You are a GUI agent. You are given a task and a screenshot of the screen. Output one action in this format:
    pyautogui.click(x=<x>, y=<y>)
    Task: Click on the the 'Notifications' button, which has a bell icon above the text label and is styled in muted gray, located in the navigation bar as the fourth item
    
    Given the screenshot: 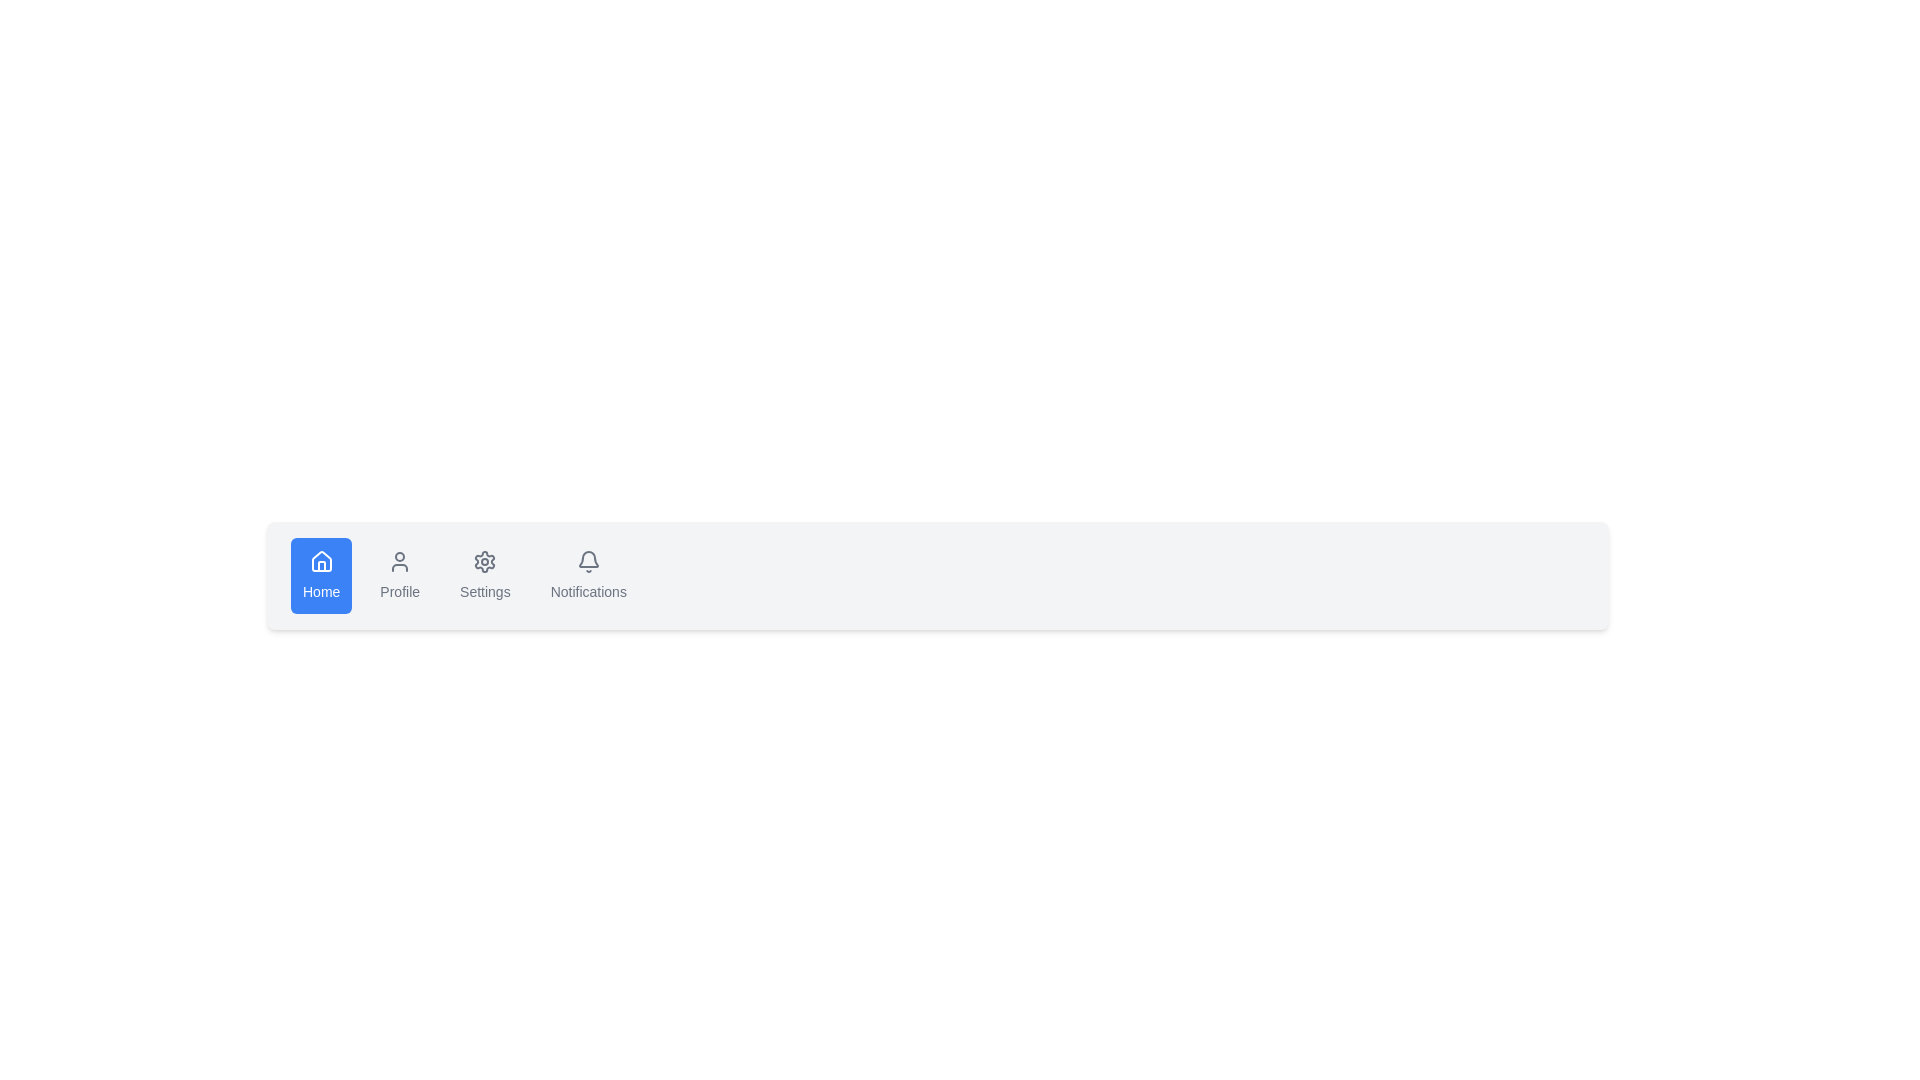 What is the action you would take?
    pyautogui.click(x=587, y=575)
    